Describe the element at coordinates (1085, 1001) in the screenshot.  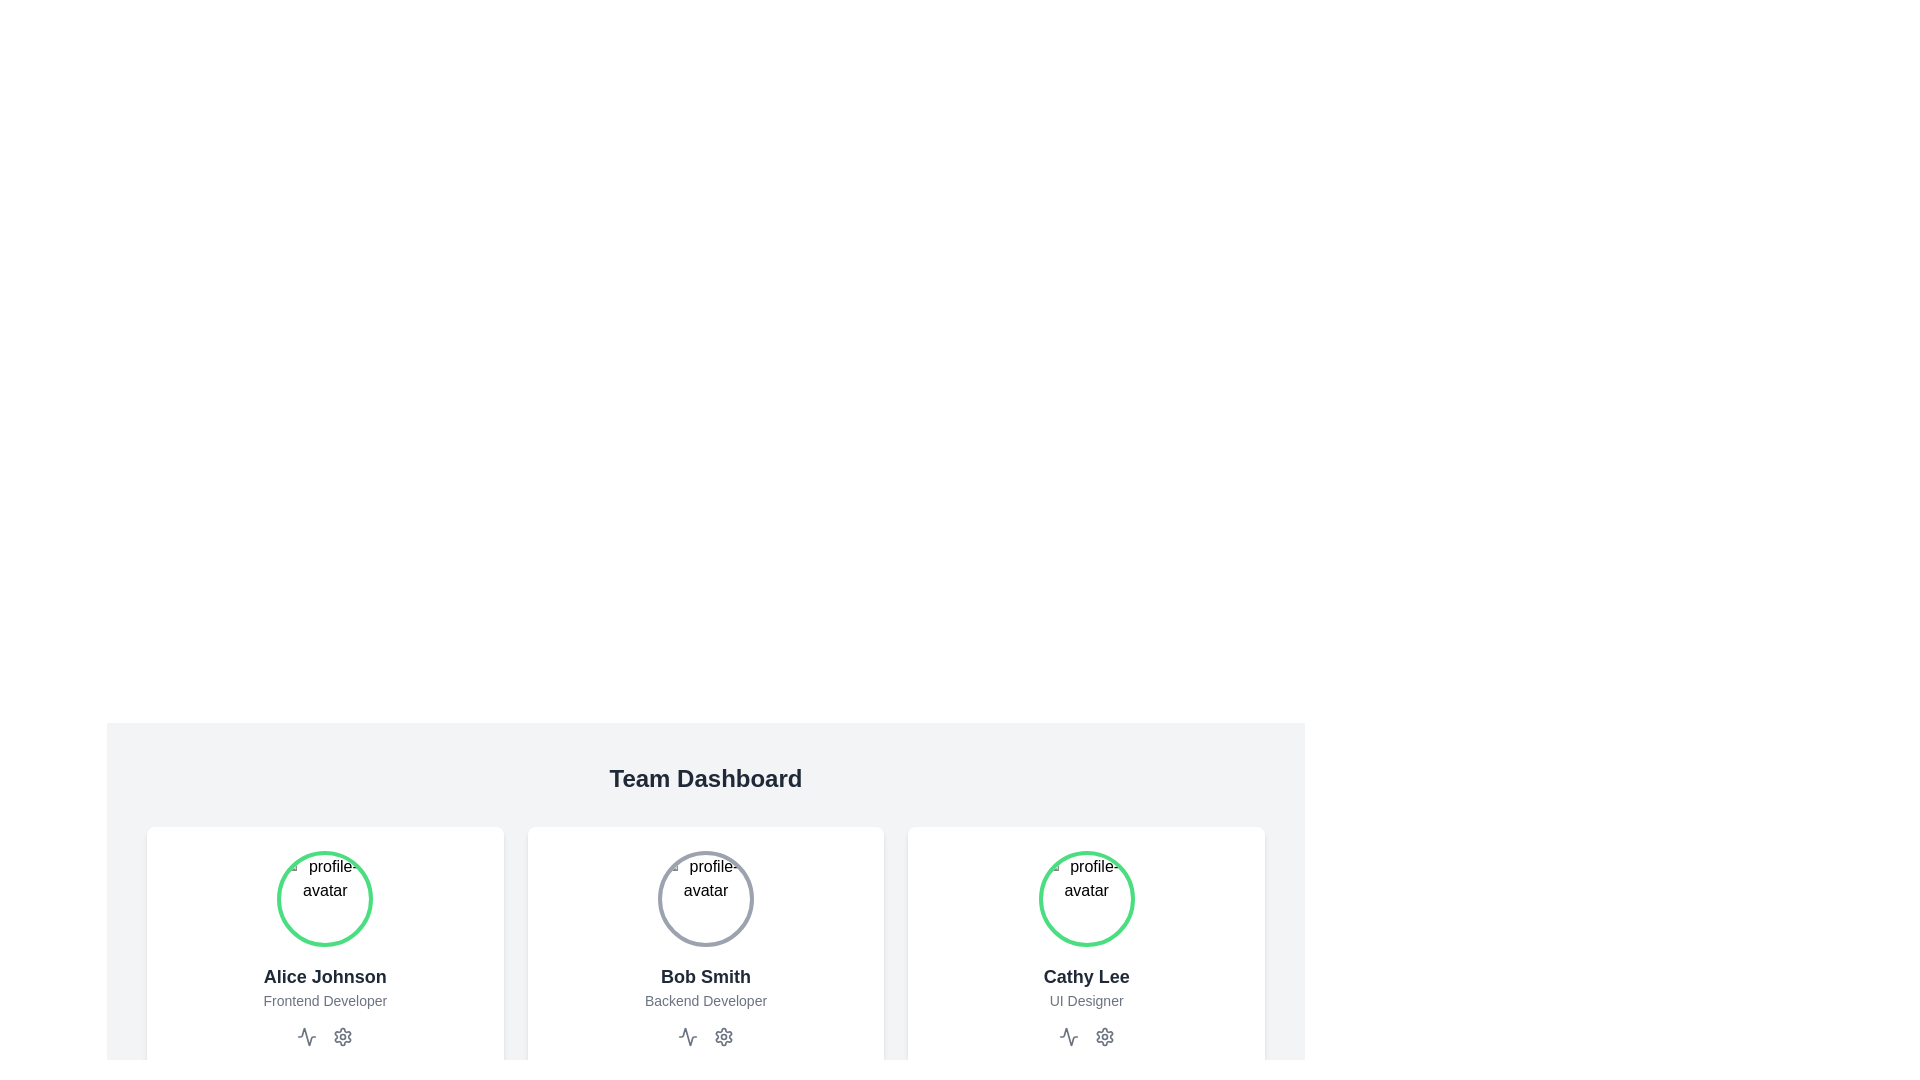
I see `text label displaying the role or job title associated with Cathy Lee, located directly below her name within the team member card structure` at that location.